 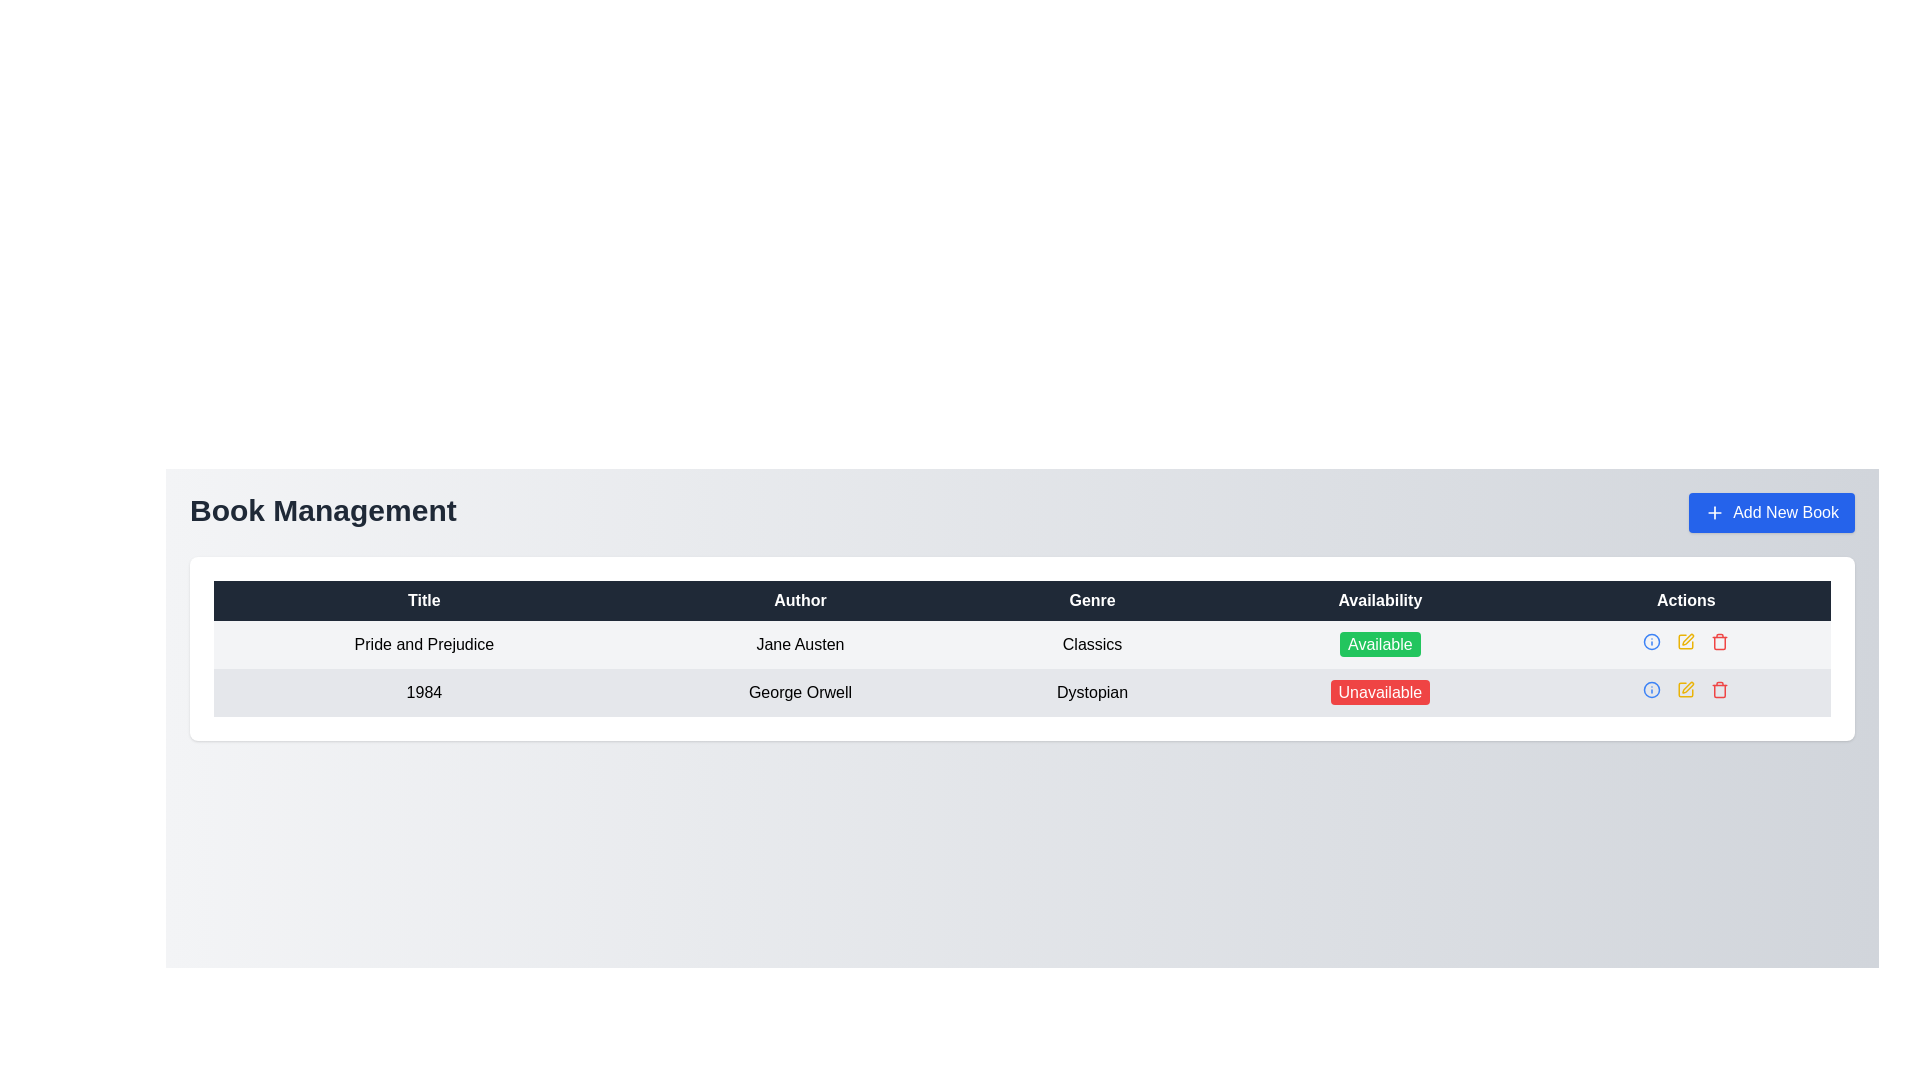 What do you see at coordinates (1652, 689) in the screenshot?
I see `the 'info' icon represented by a Circle in the 'Actions' column of the second row for the entry '1984' by George Orwell` at bounding box center [1652, 689].